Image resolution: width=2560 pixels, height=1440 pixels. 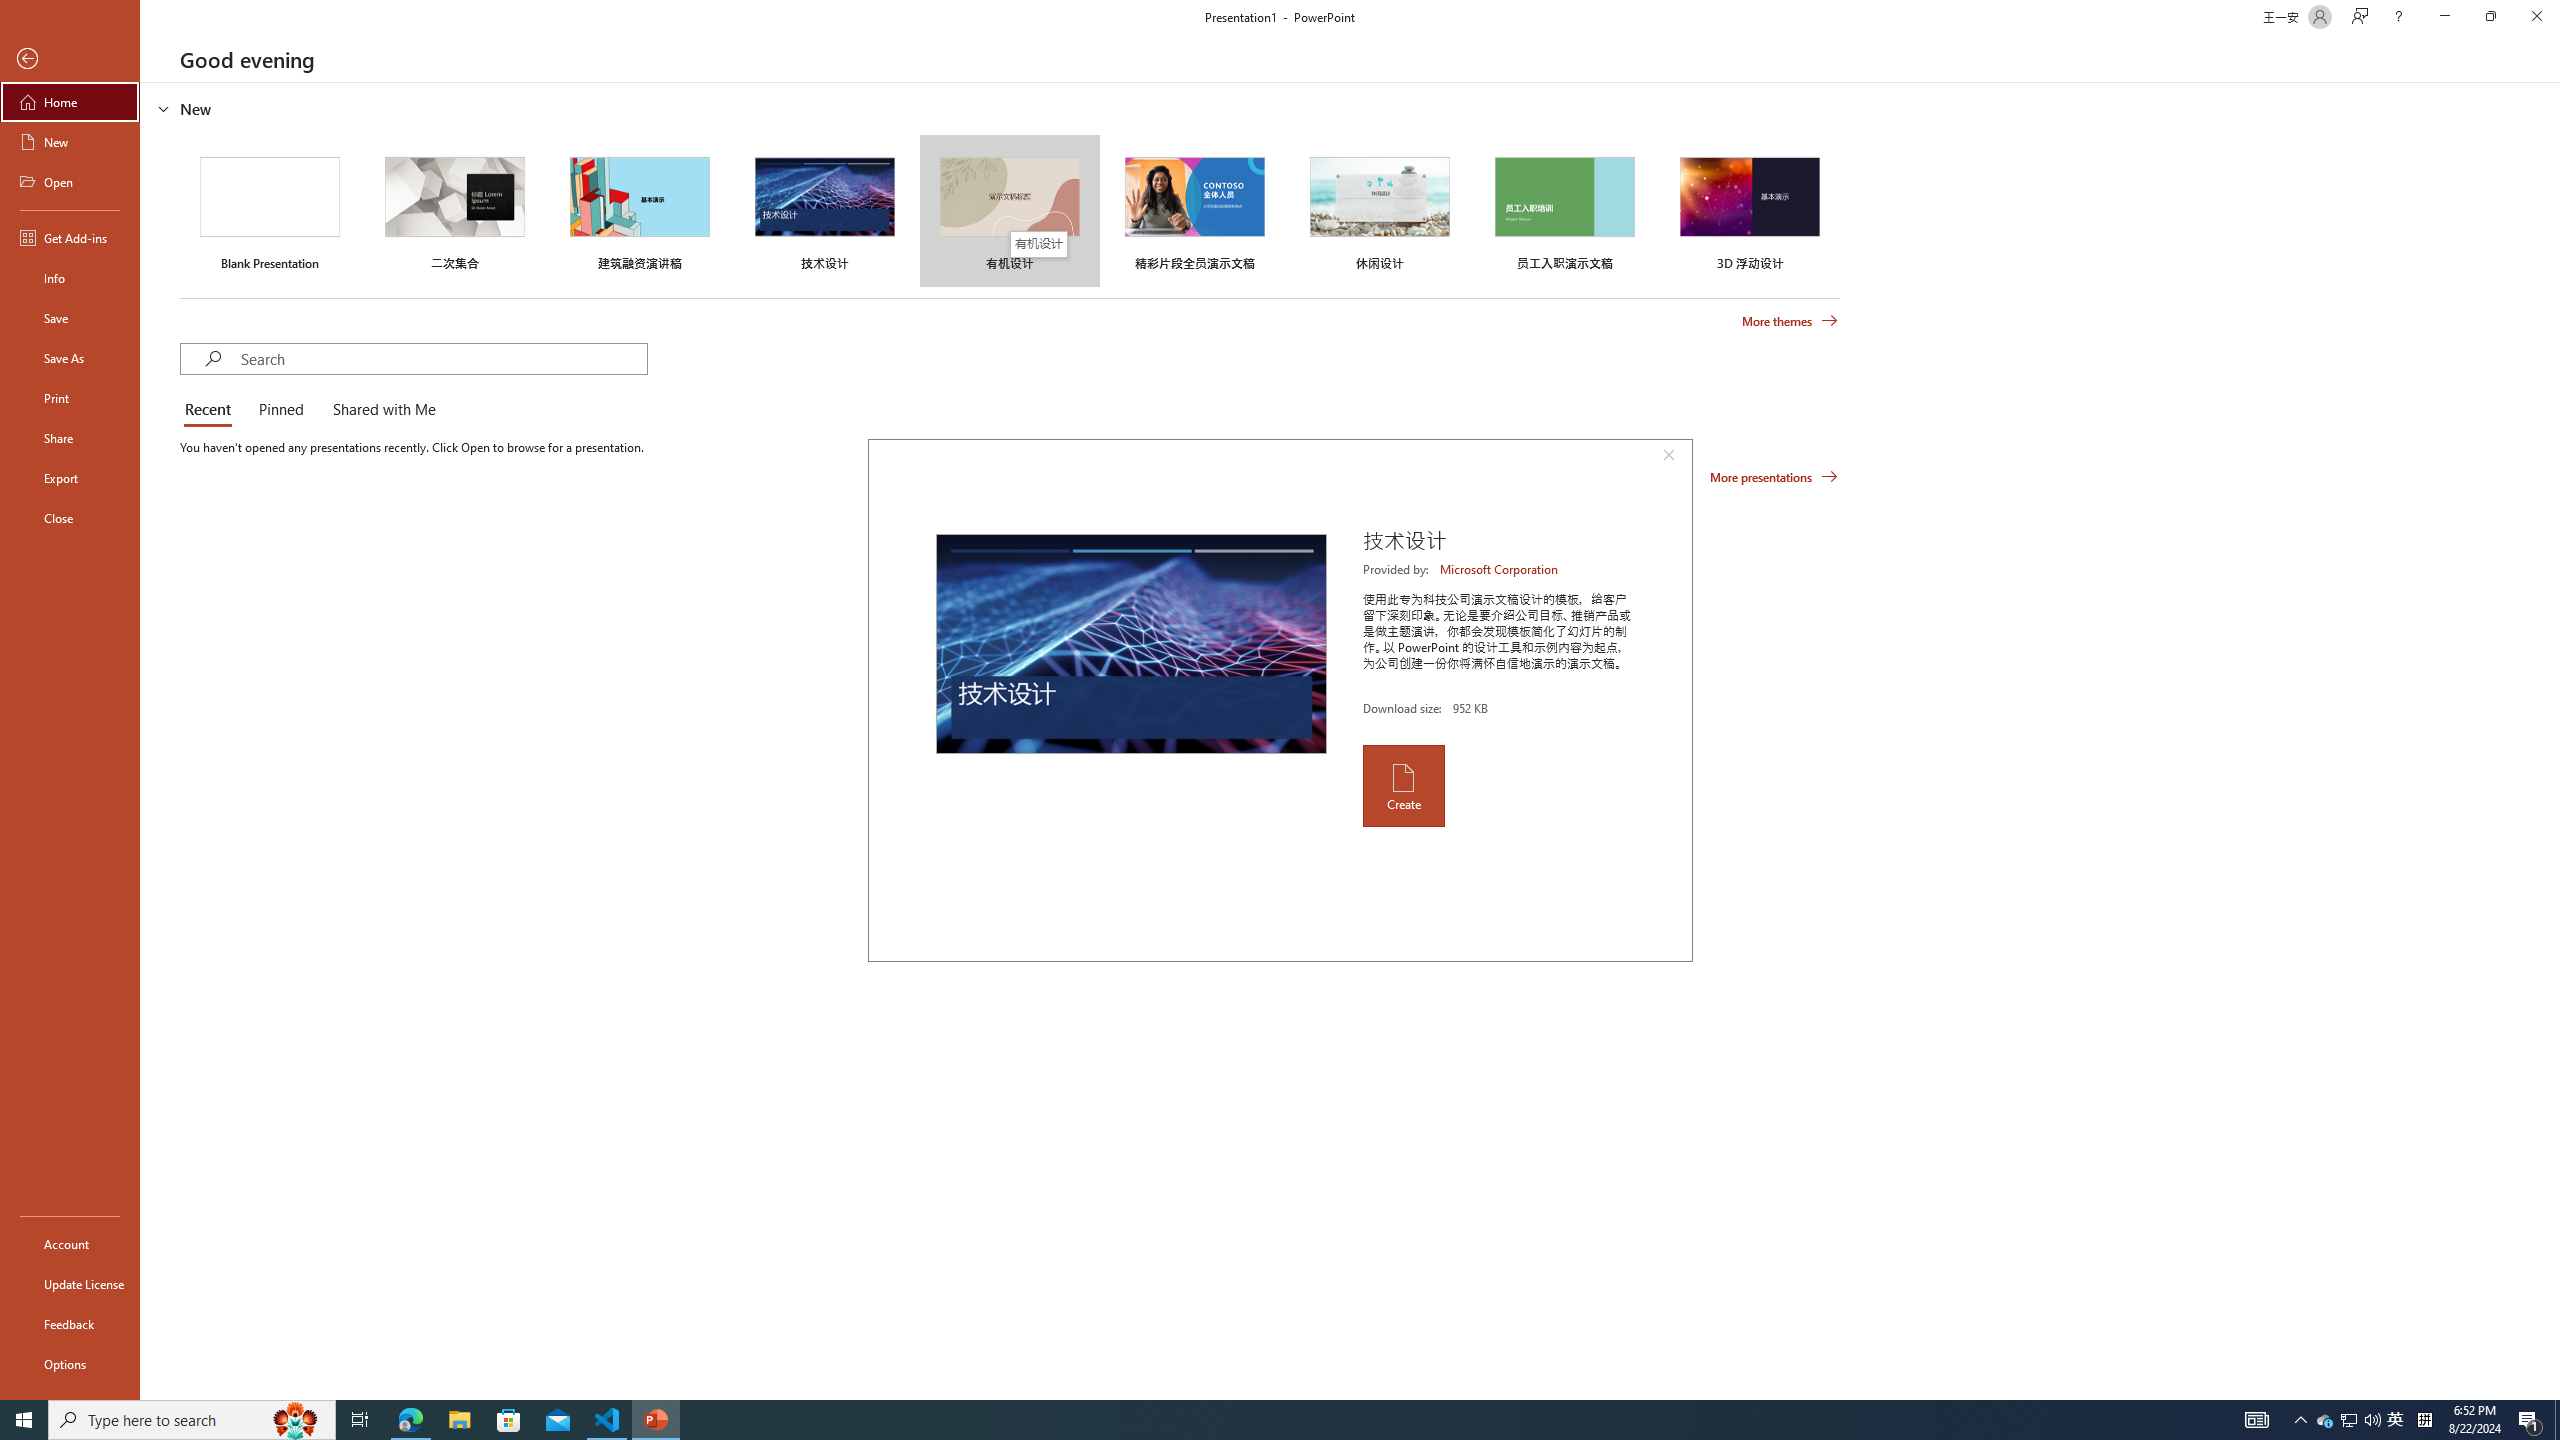 What do you see at coordinates (1402, 785) in the screenshot?
I see `'Create'` at bounding box center [1402, 785].